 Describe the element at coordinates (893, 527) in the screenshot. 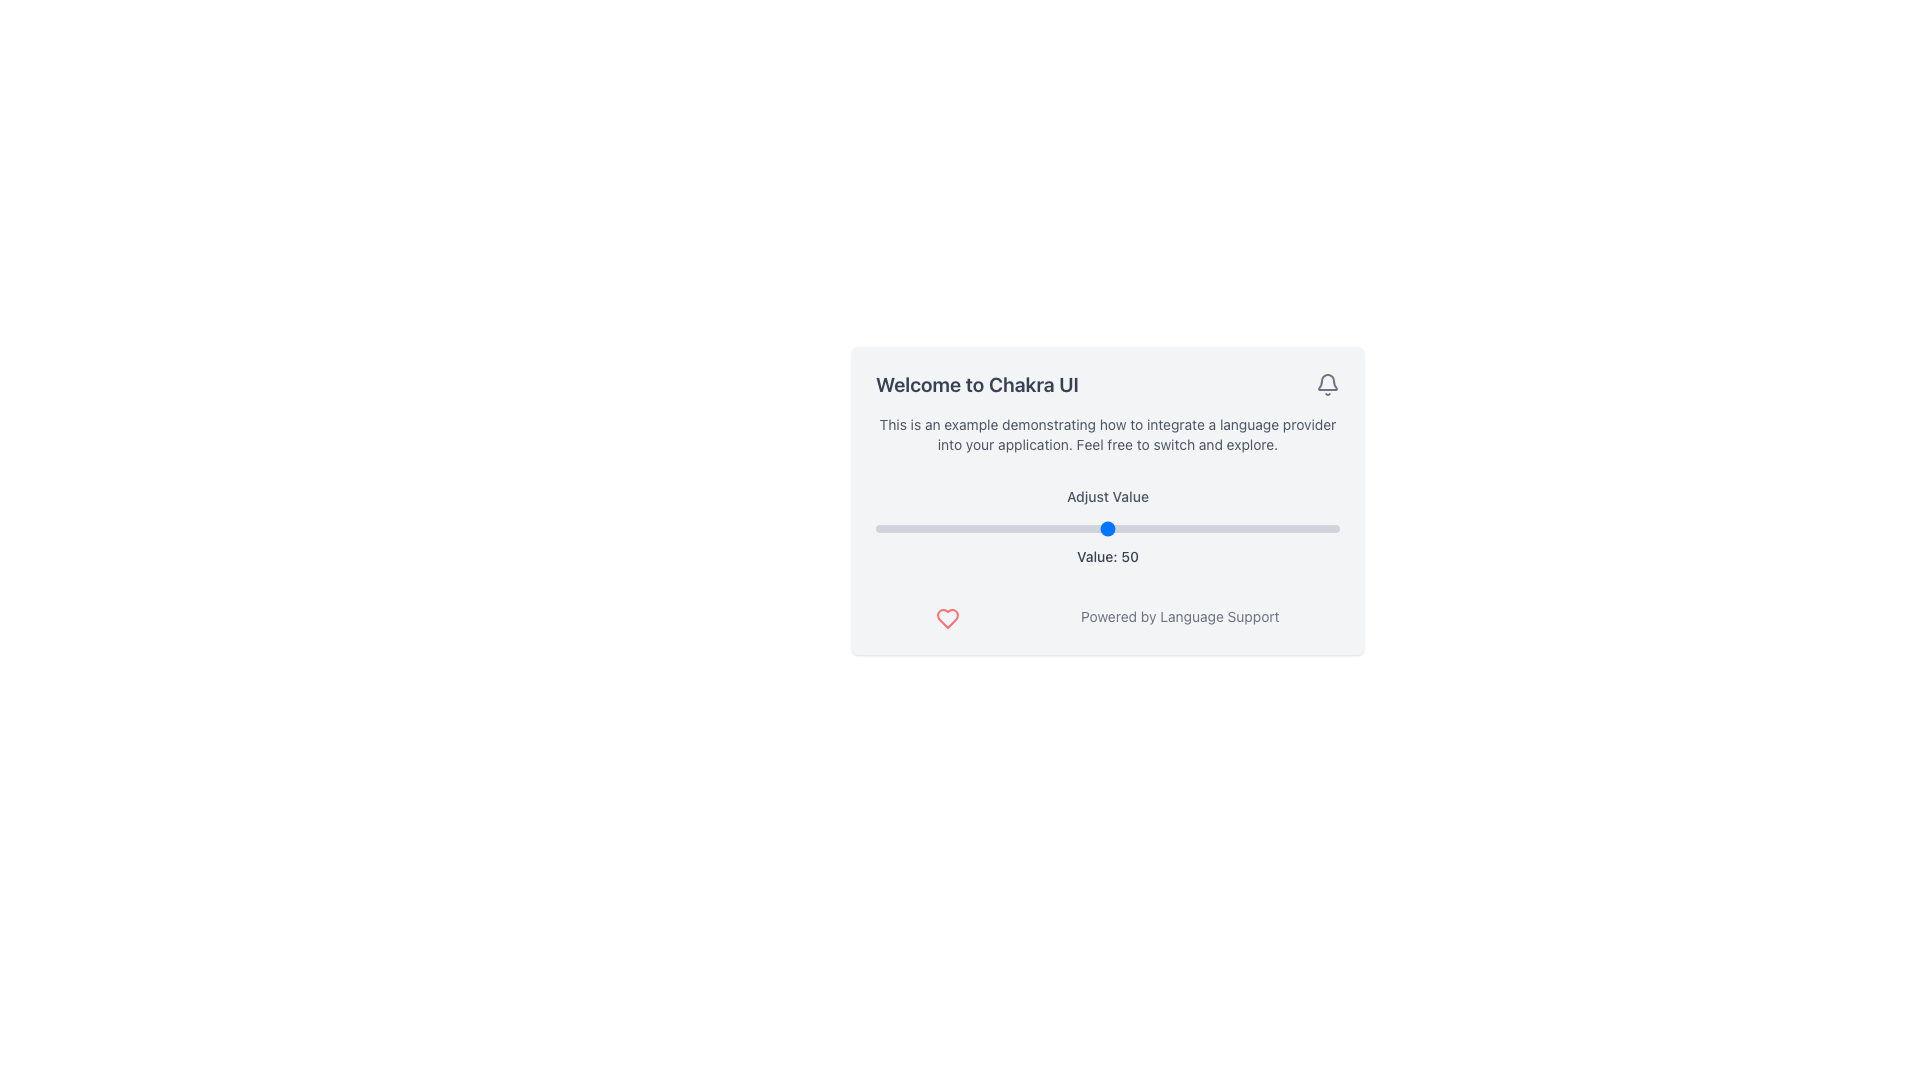

I see `the slider value` at that location.